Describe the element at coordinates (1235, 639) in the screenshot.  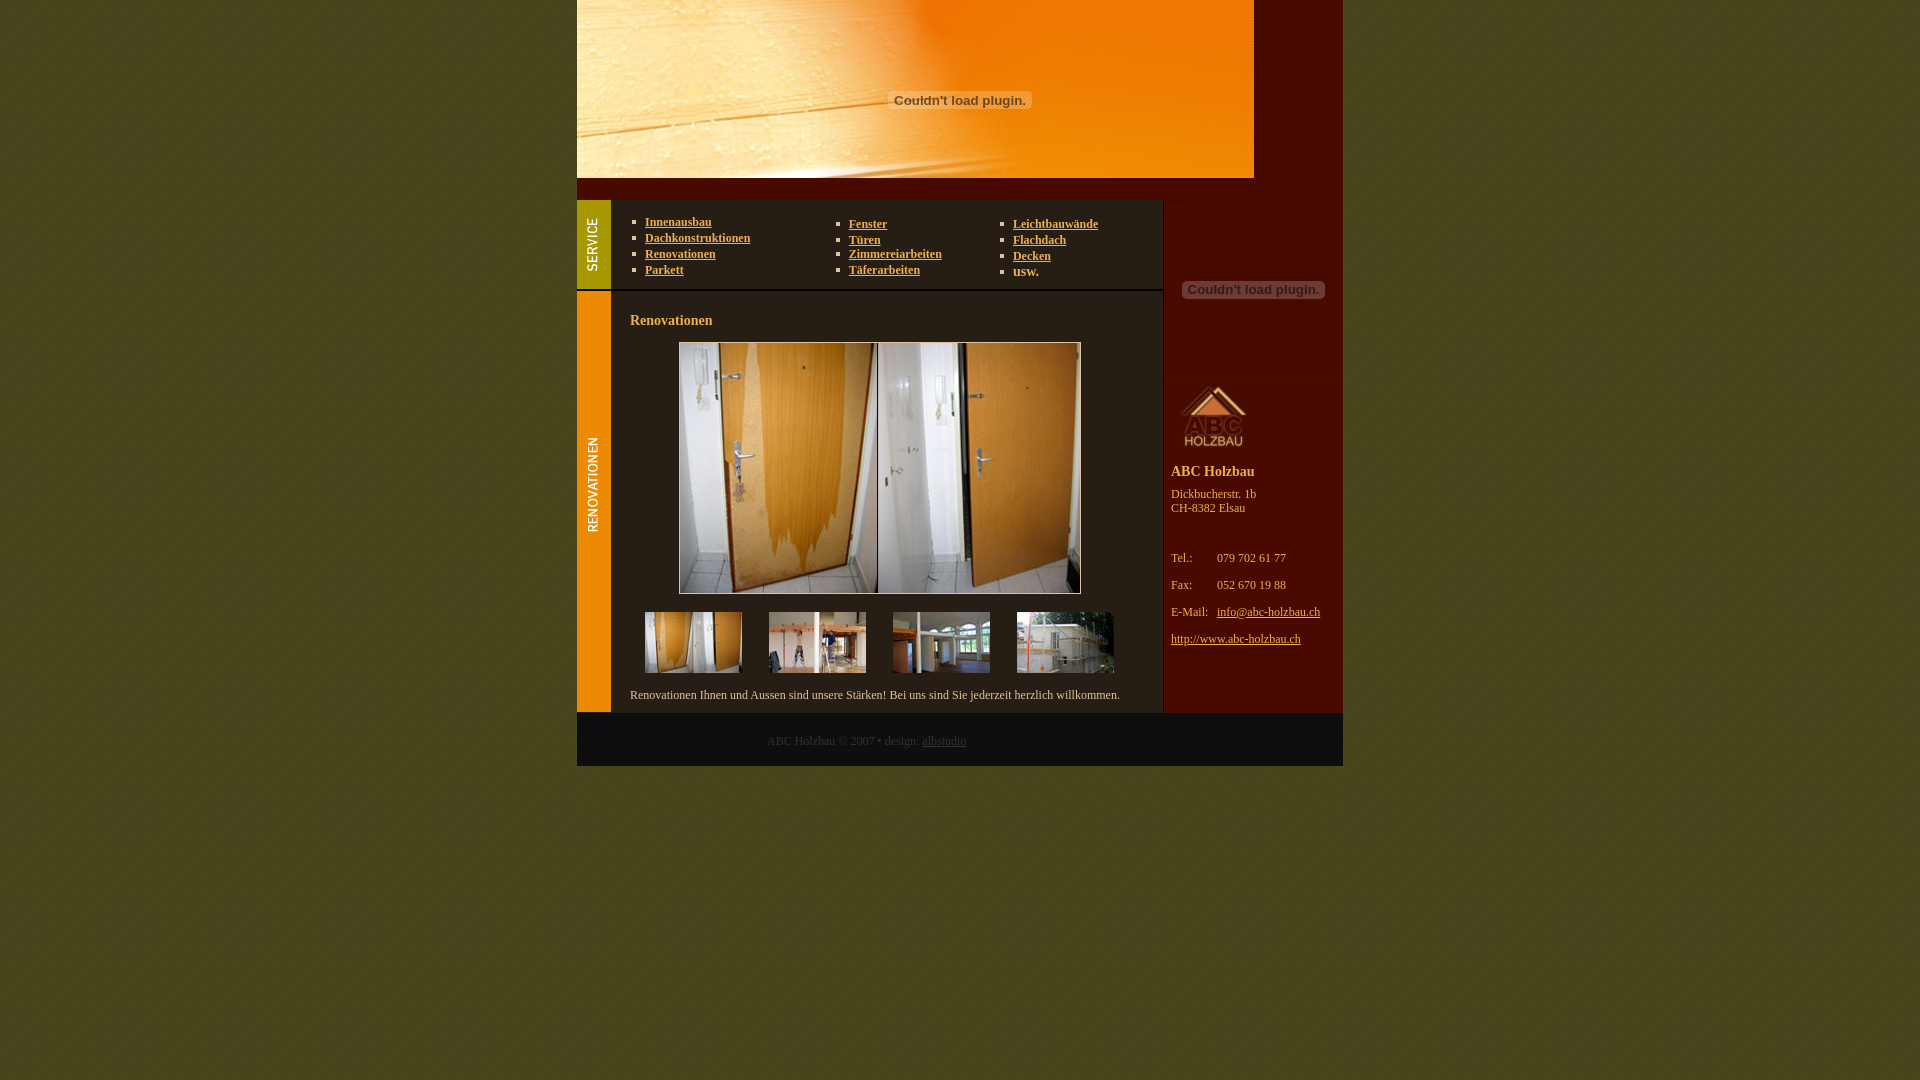
I see `'http://www.abc-holzbau.ch'` at that location.